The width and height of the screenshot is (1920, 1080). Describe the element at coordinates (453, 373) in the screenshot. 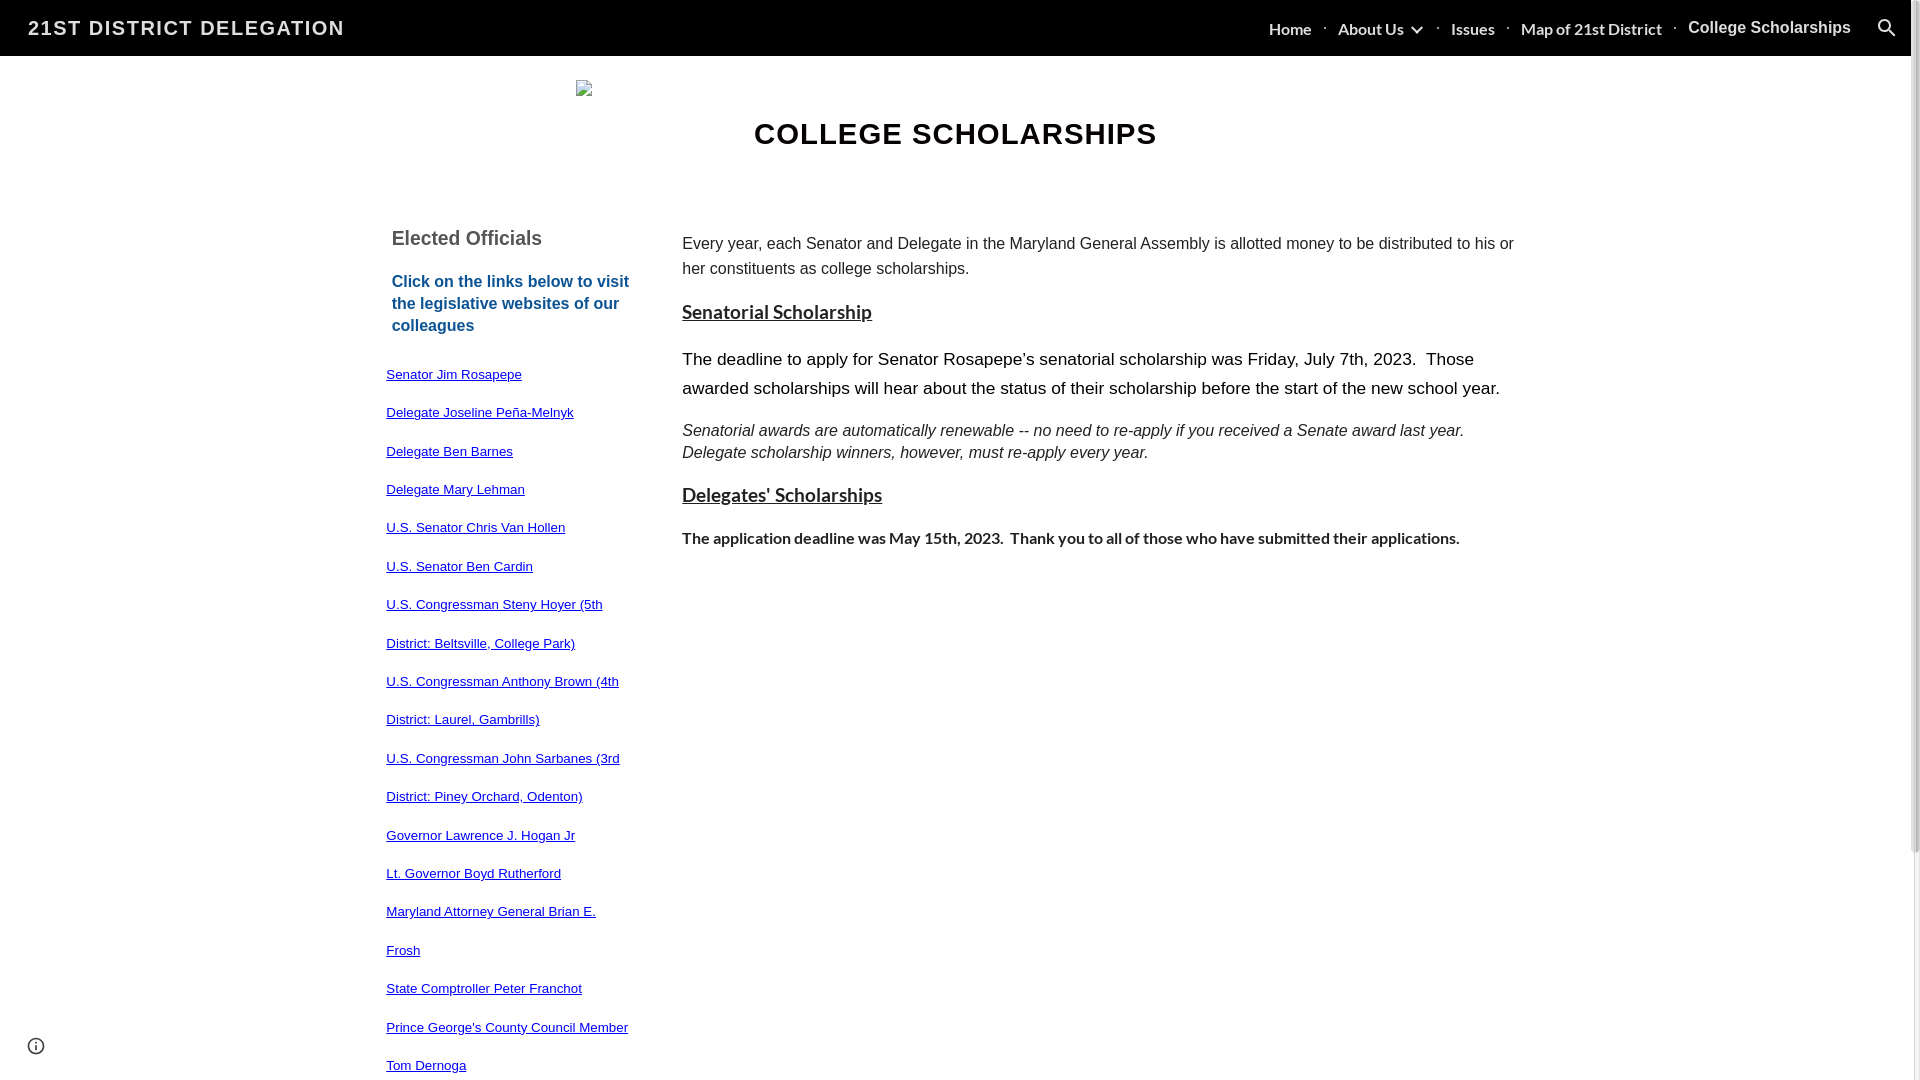

I see `'Senator Jim Rosapepe'` at that location.